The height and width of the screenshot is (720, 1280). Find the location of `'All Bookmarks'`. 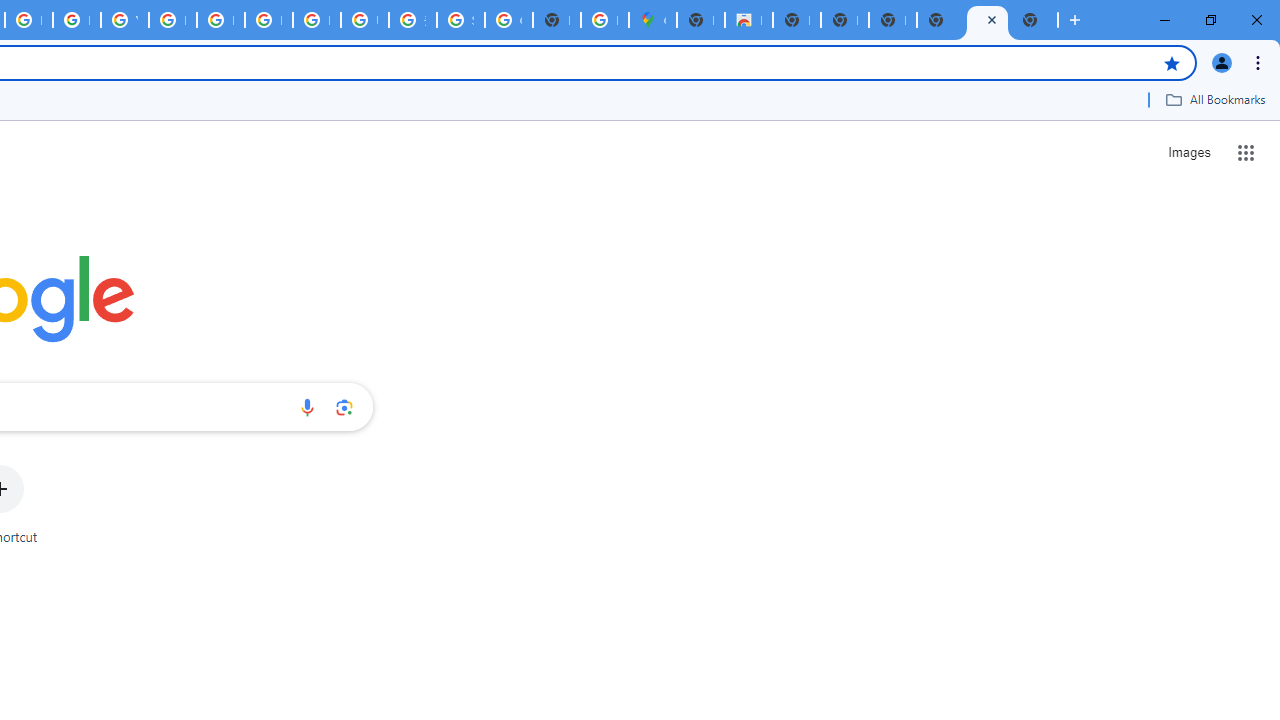

'All Bookmarks' is located at coordinates (1214, 99).